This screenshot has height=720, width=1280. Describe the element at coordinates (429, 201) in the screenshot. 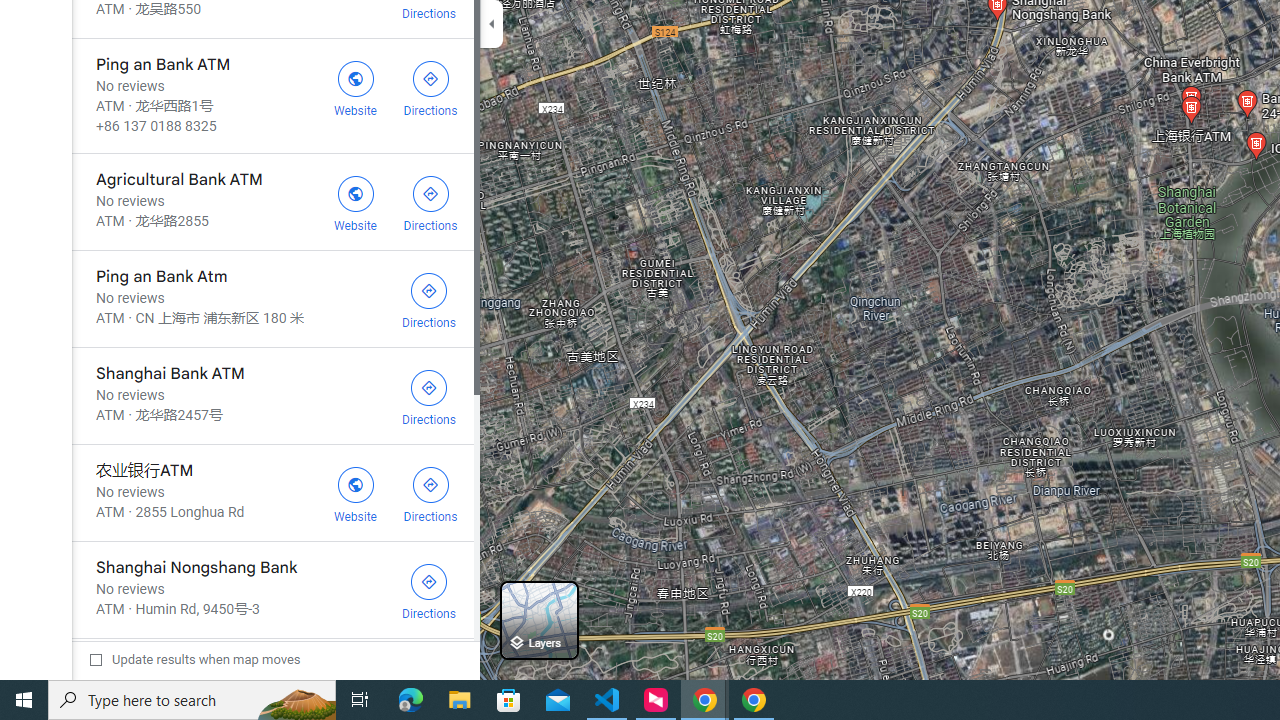

I see `'Get directions to Agricultural Bank ATM'` at that location.